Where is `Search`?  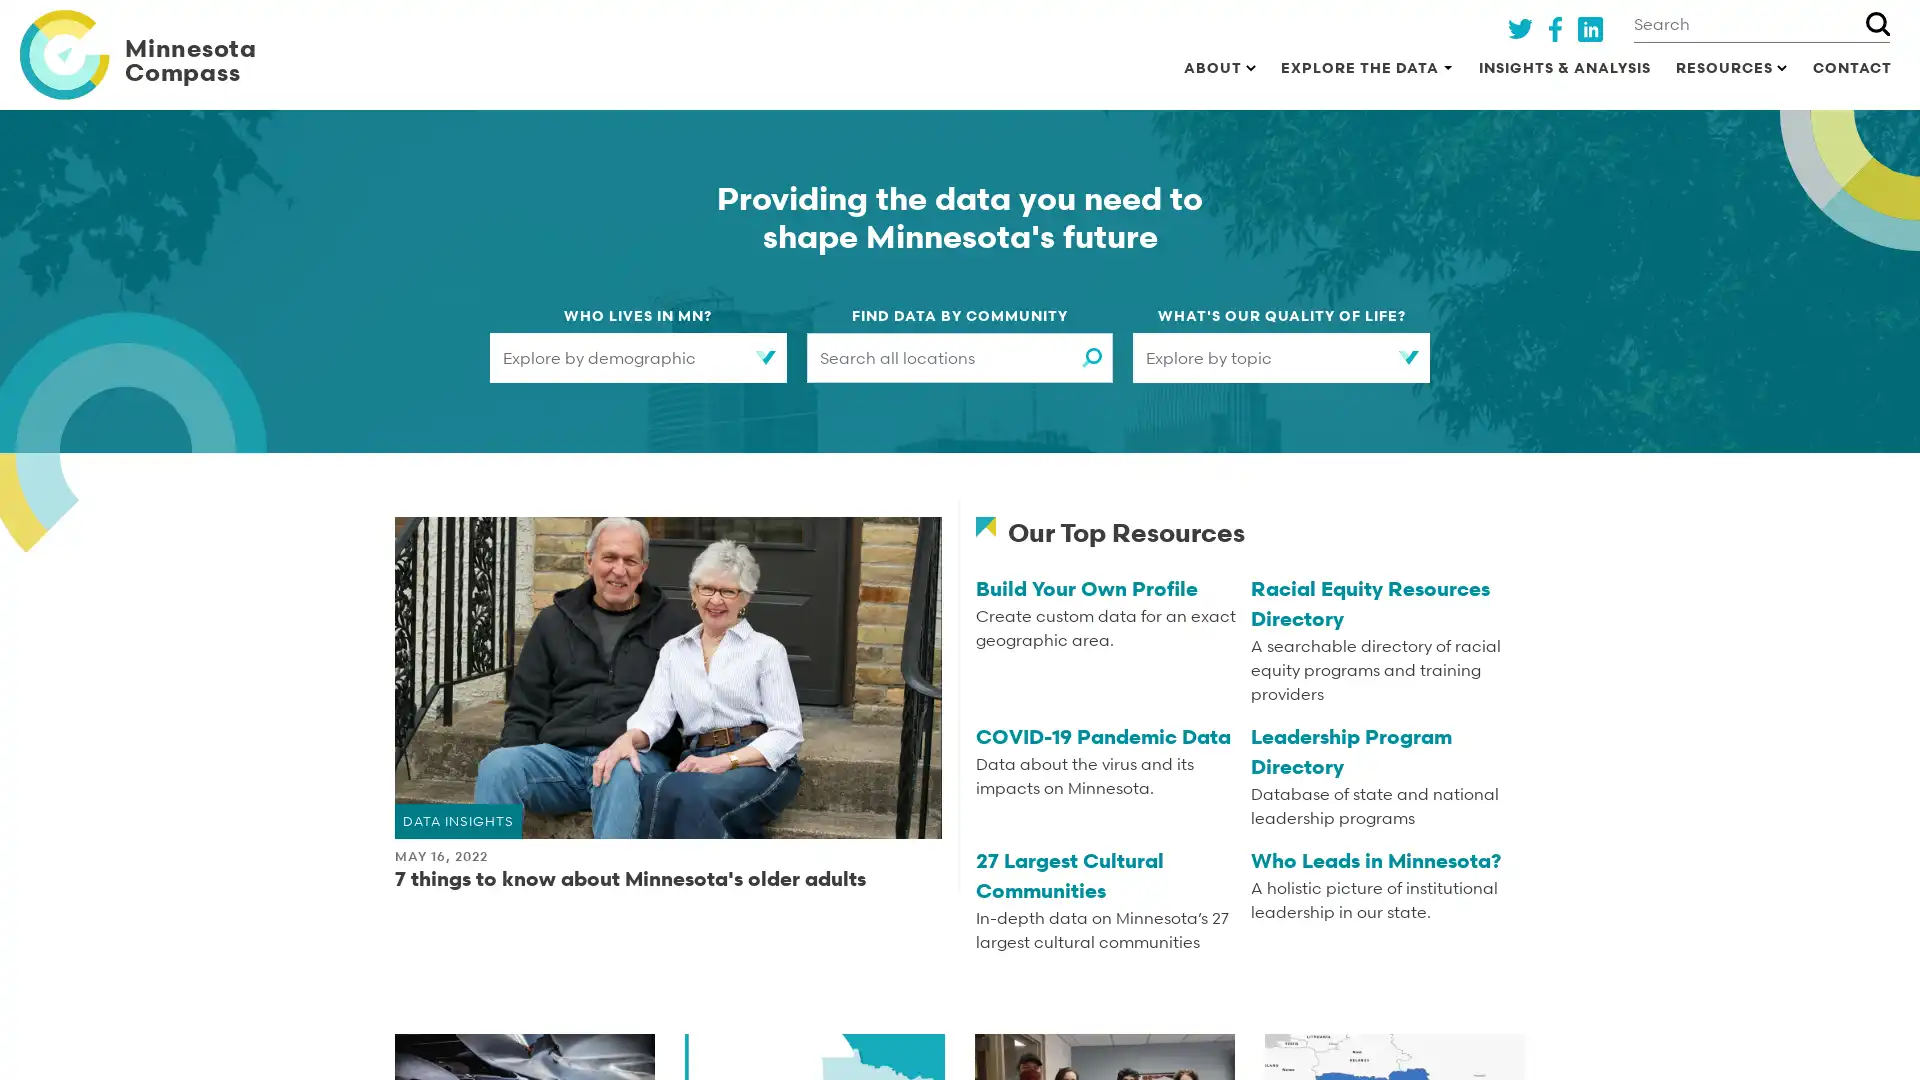 Search is located at coordinates (1876, 23).